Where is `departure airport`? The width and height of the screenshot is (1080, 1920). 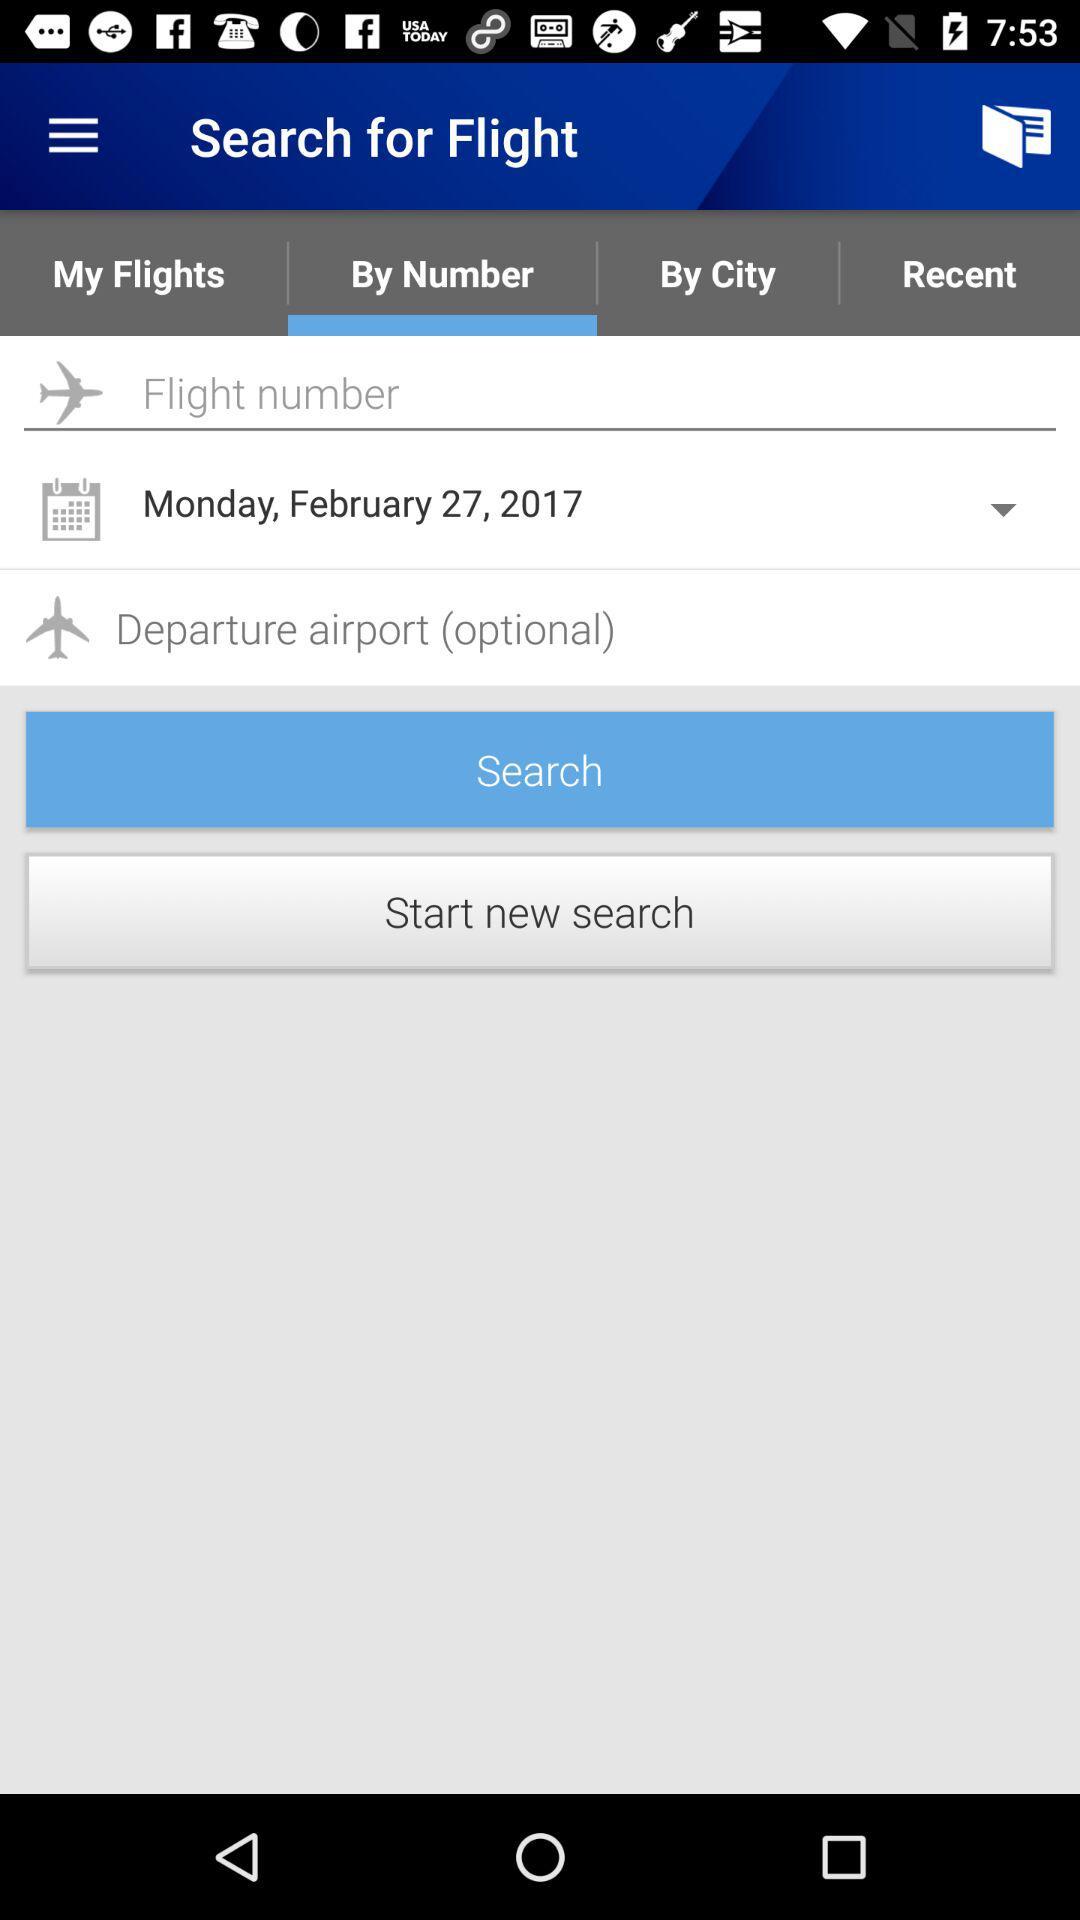
departure airport is located at coordinates (540, 626).